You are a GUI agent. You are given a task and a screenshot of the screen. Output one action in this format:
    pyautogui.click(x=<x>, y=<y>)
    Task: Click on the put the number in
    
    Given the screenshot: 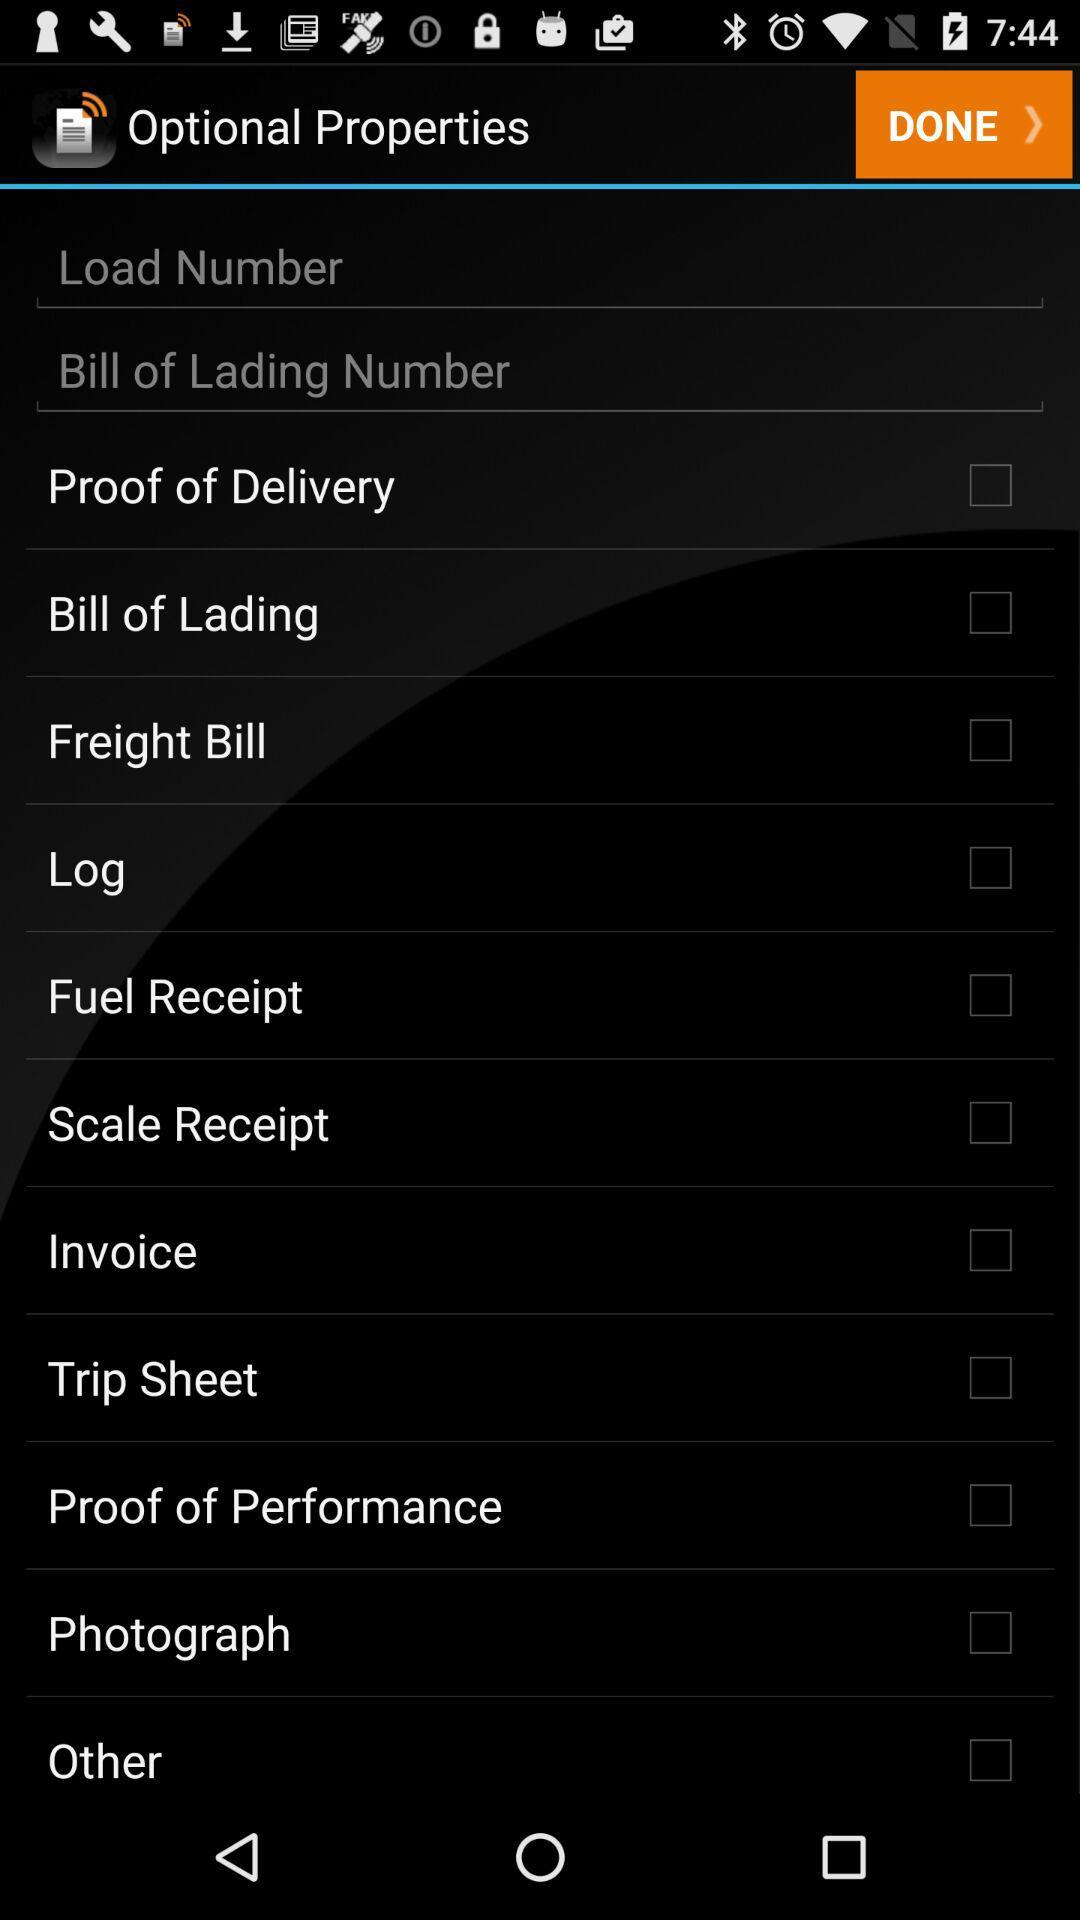 What is the action you would take?
    pyautogui.click(x=540, y=370)
    